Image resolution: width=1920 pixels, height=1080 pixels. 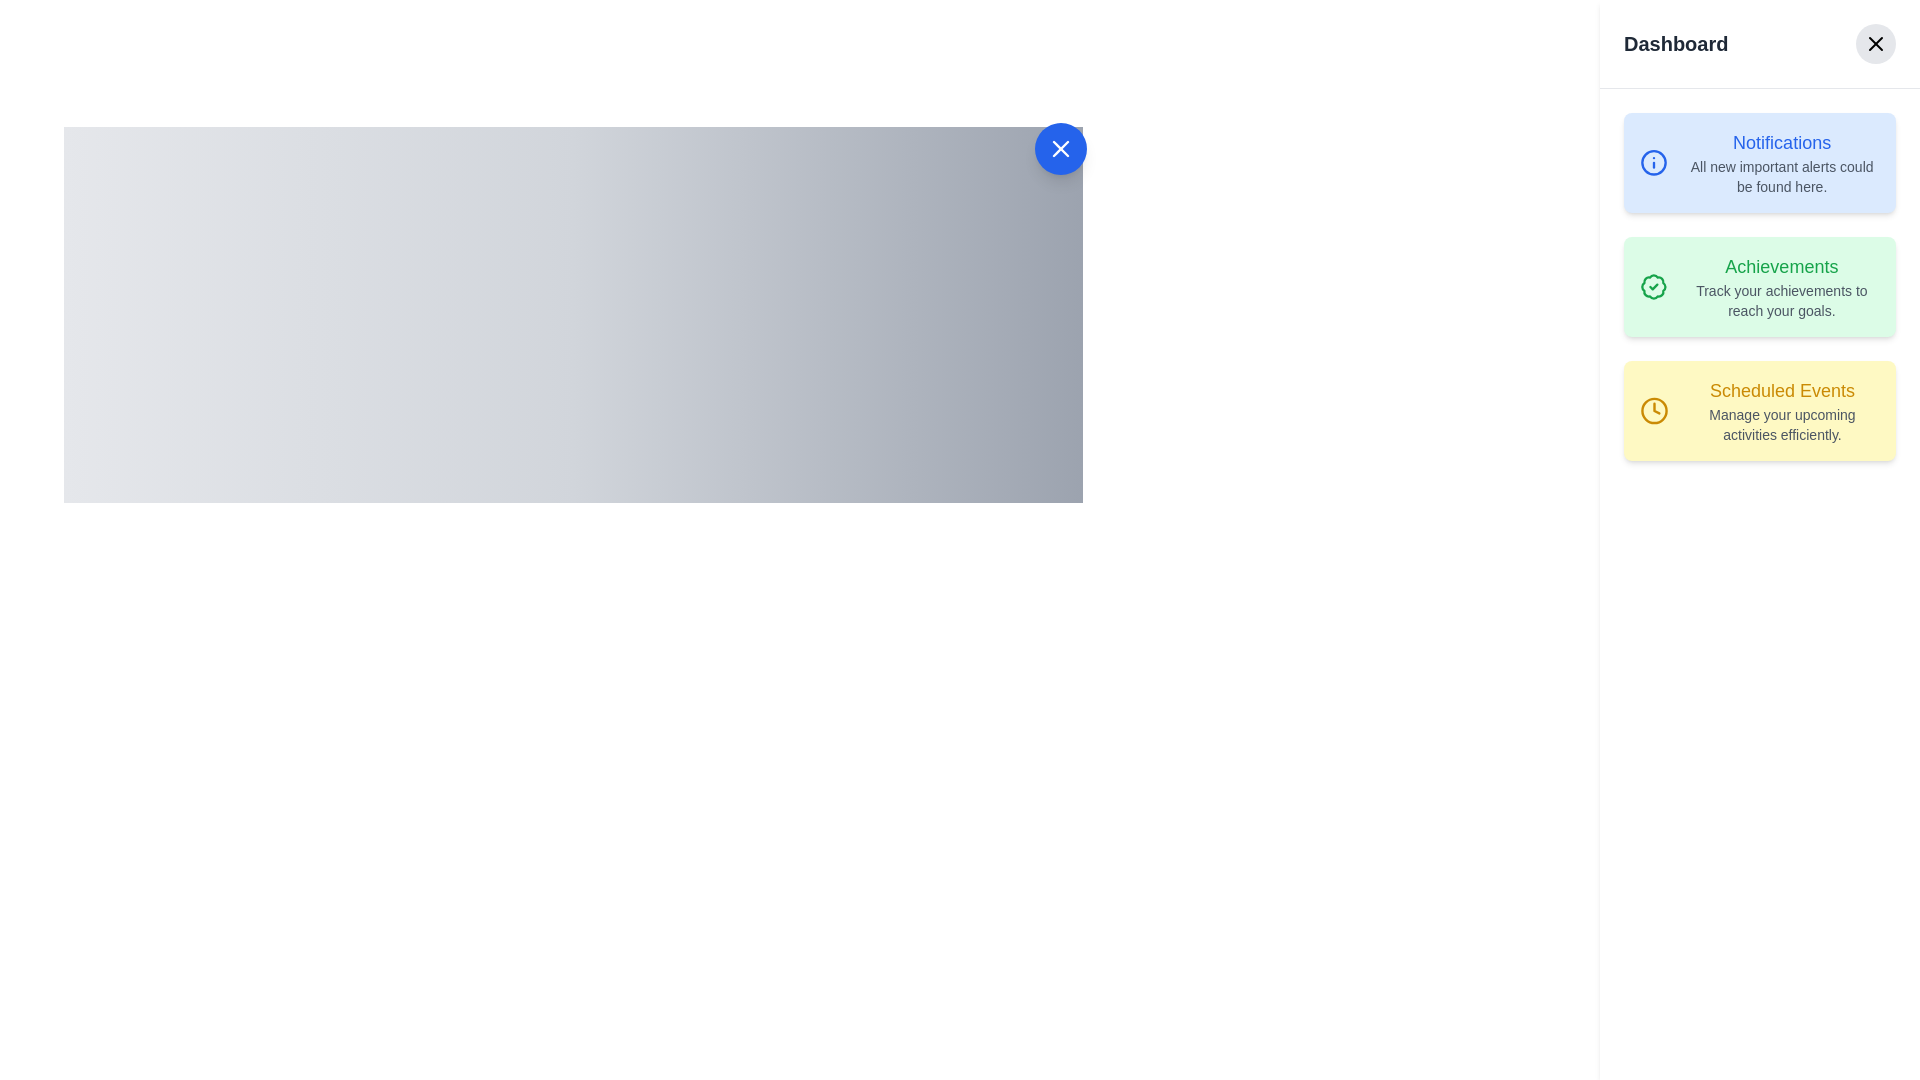 What do you see at coordinates (1654, 410) in the screenshot?
I see `the clock icon` at bounding box center [1654, 410].